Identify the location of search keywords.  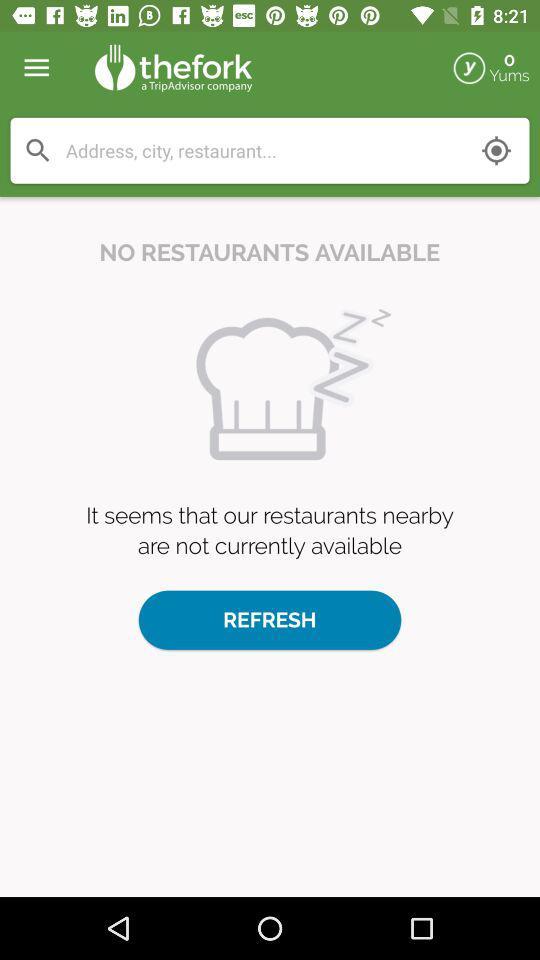
(264, 149).